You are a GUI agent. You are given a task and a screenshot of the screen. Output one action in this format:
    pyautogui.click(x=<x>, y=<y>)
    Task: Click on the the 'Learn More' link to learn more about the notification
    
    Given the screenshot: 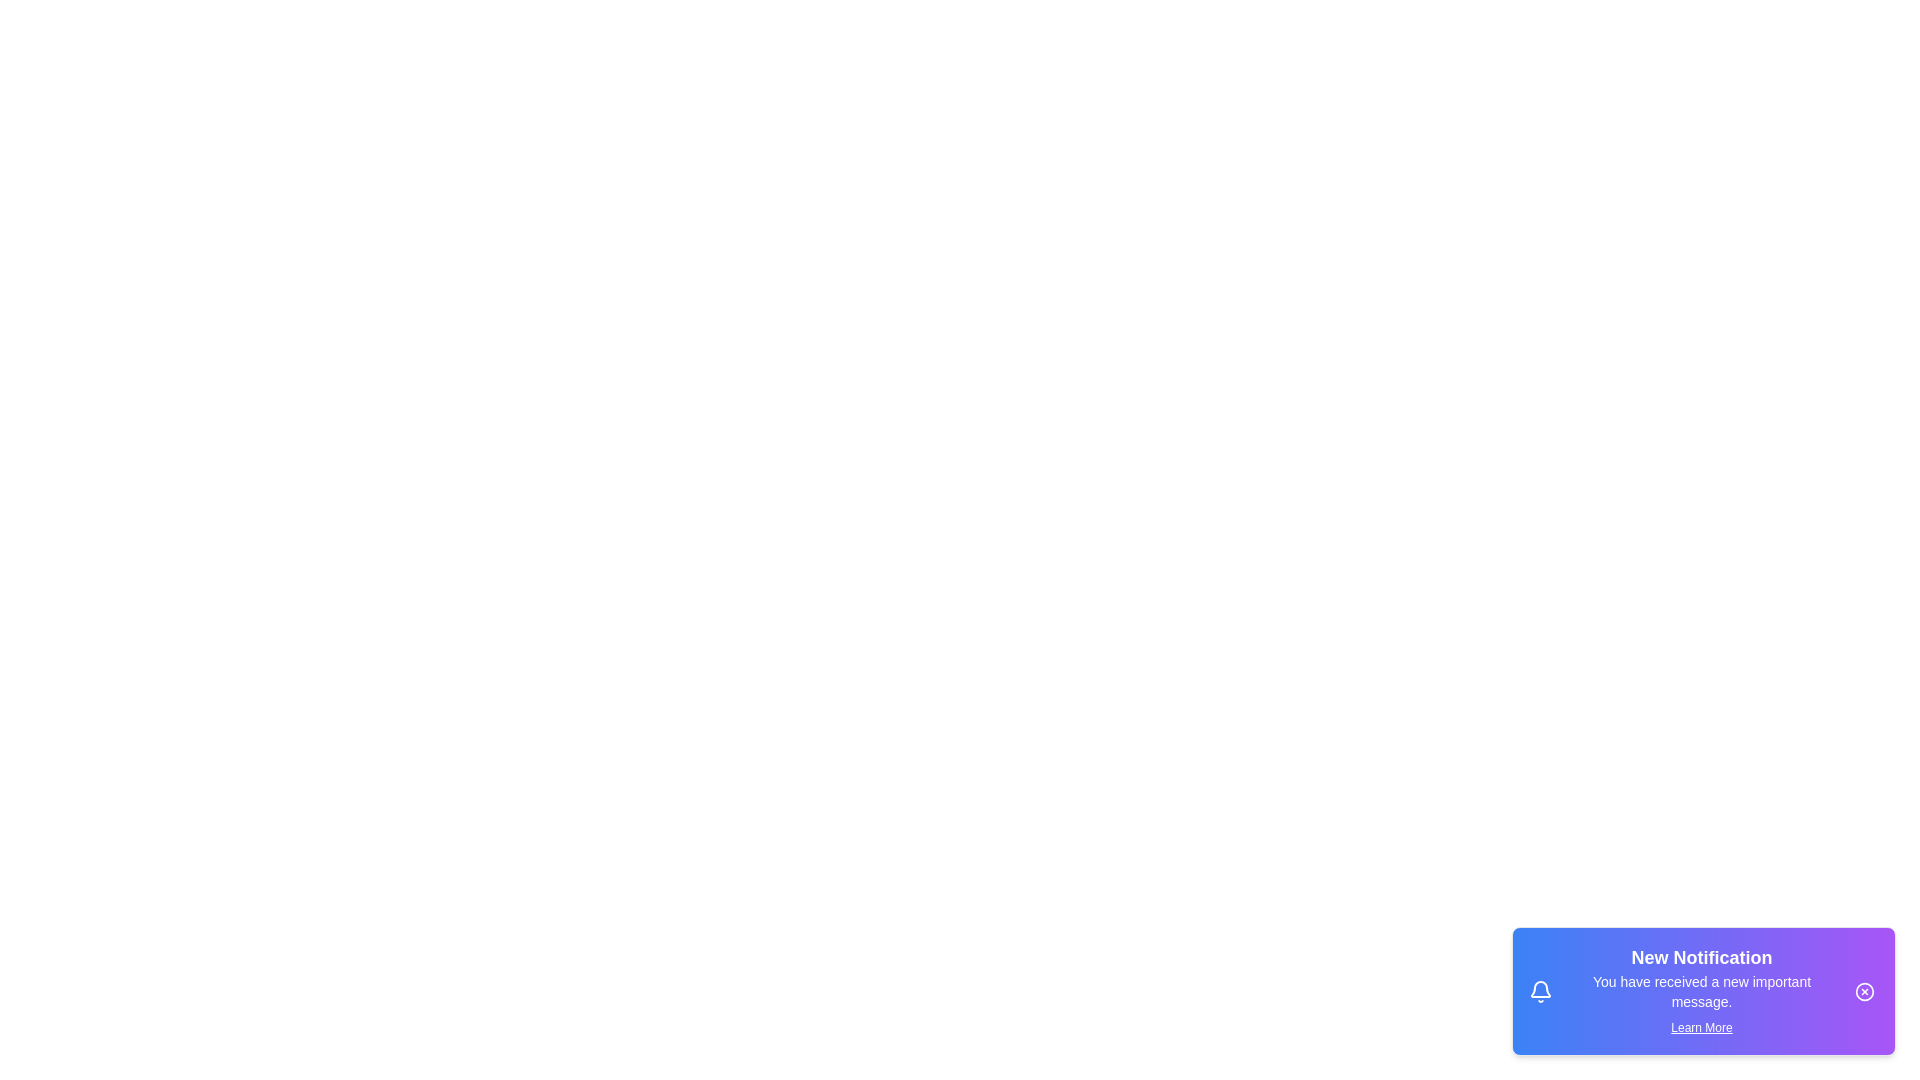 What is the action you would take?
    pyautogui.click(x=1701, y=1028)
    